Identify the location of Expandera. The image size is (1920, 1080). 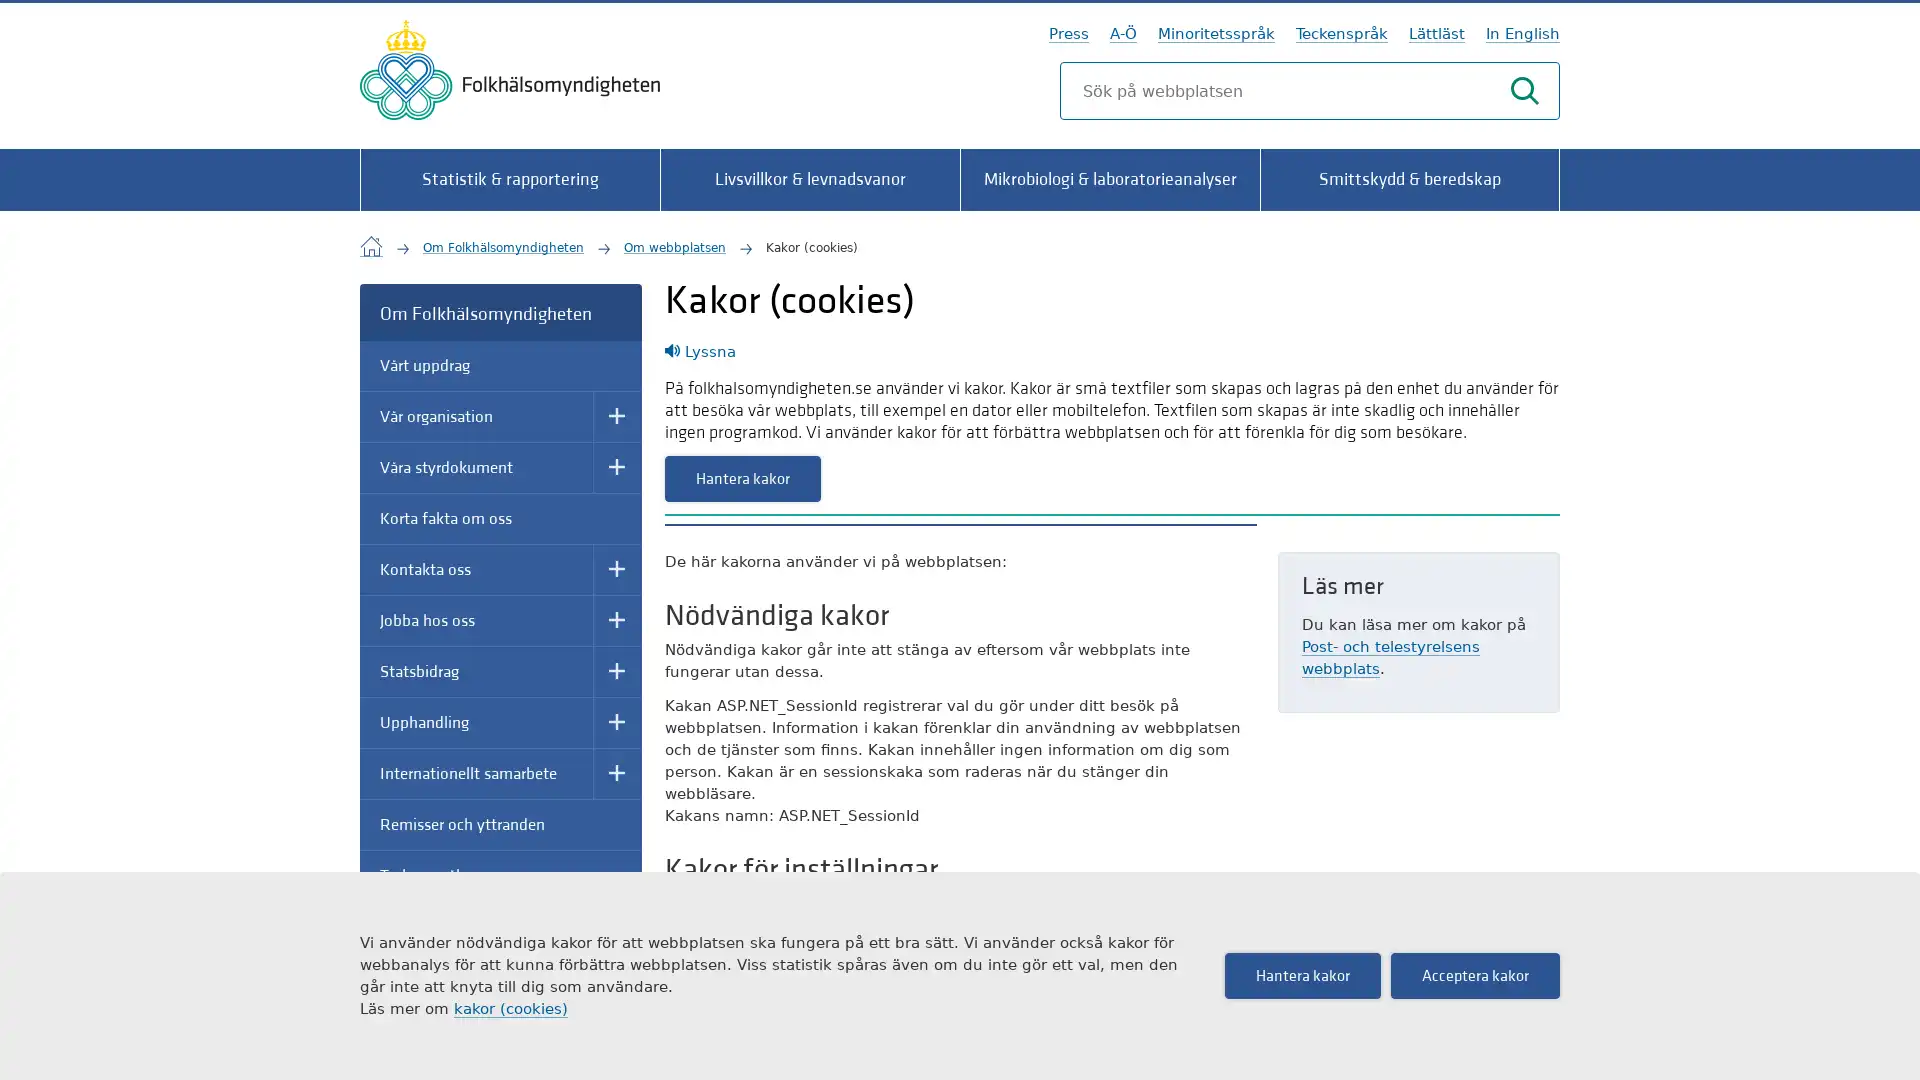
(616, 926).